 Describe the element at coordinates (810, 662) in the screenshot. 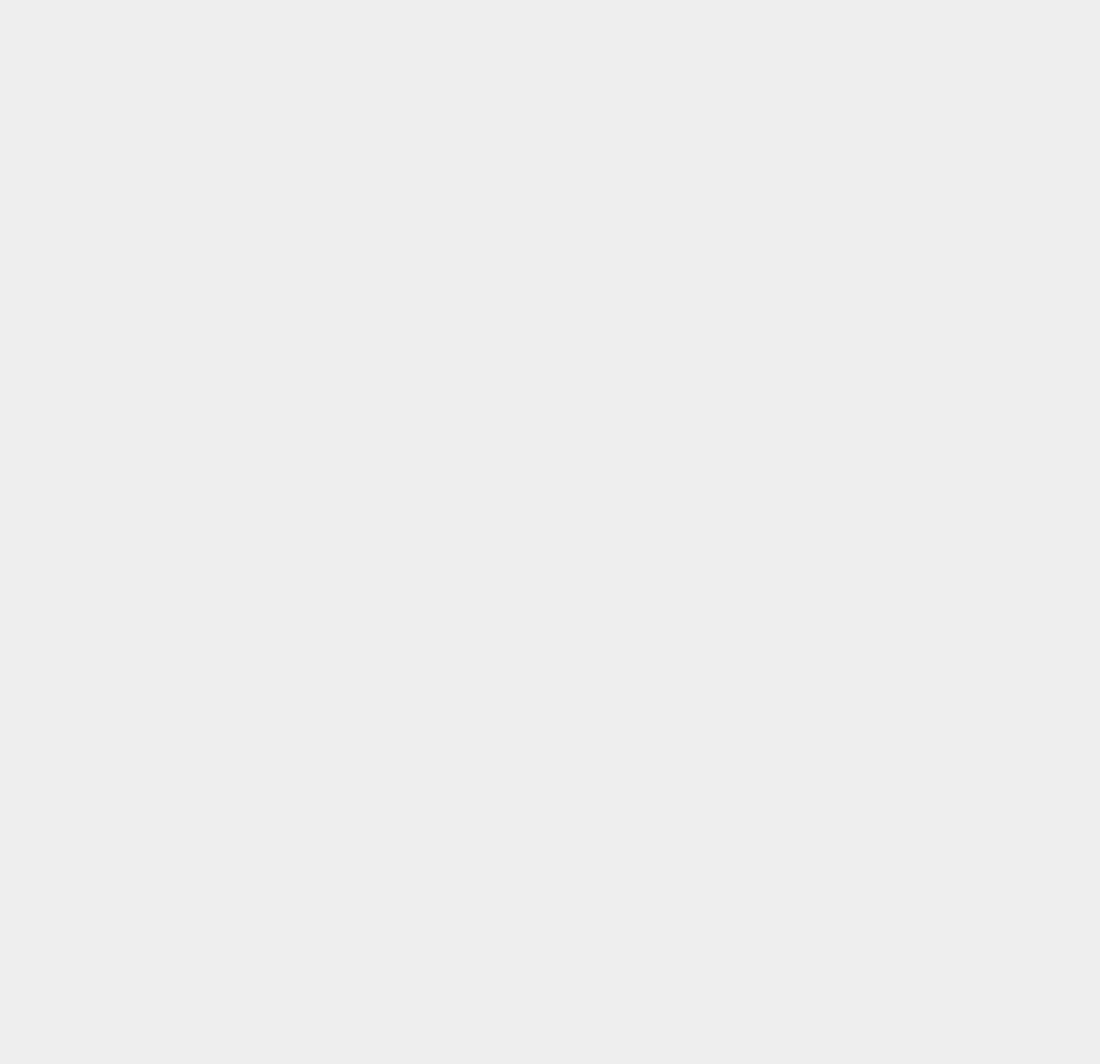

I see `'Kaspersky'` at that location.